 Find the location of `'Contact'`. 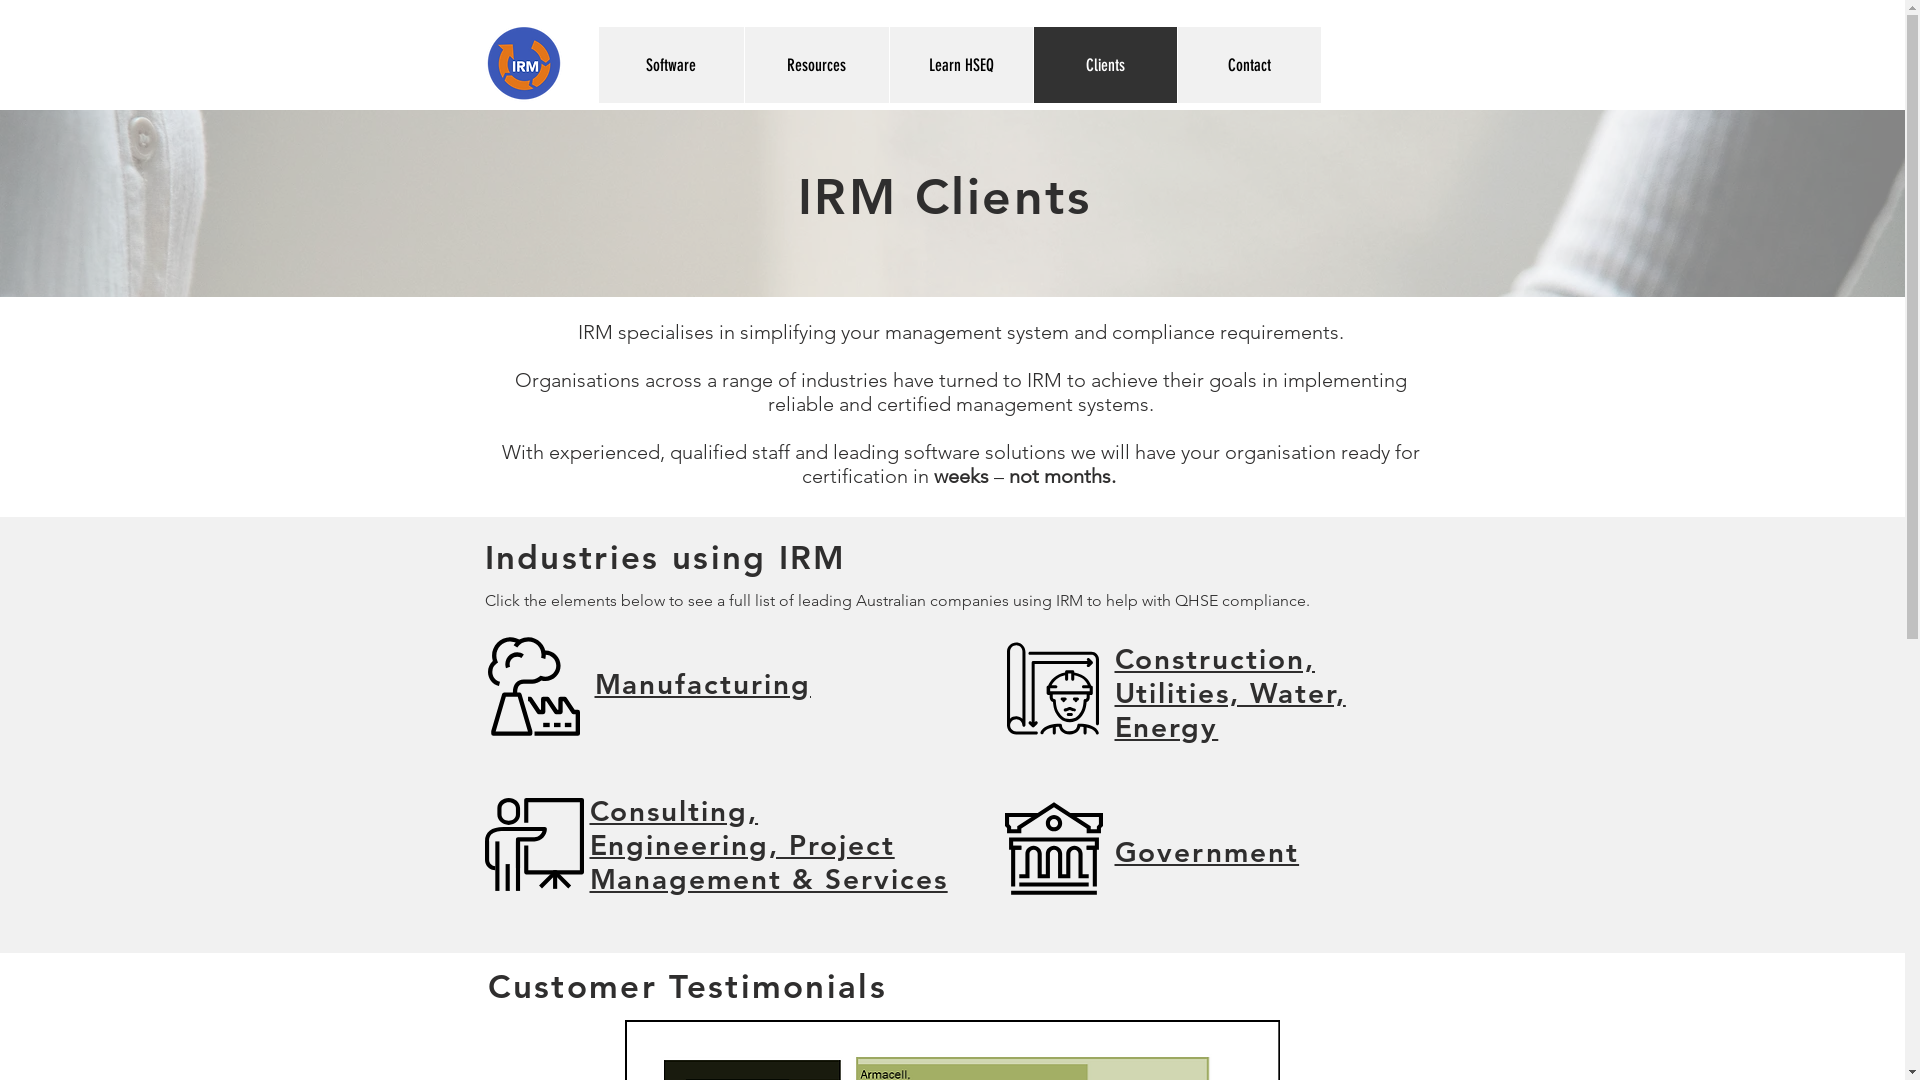

'Contact' is located at coordinates (1247, 64).